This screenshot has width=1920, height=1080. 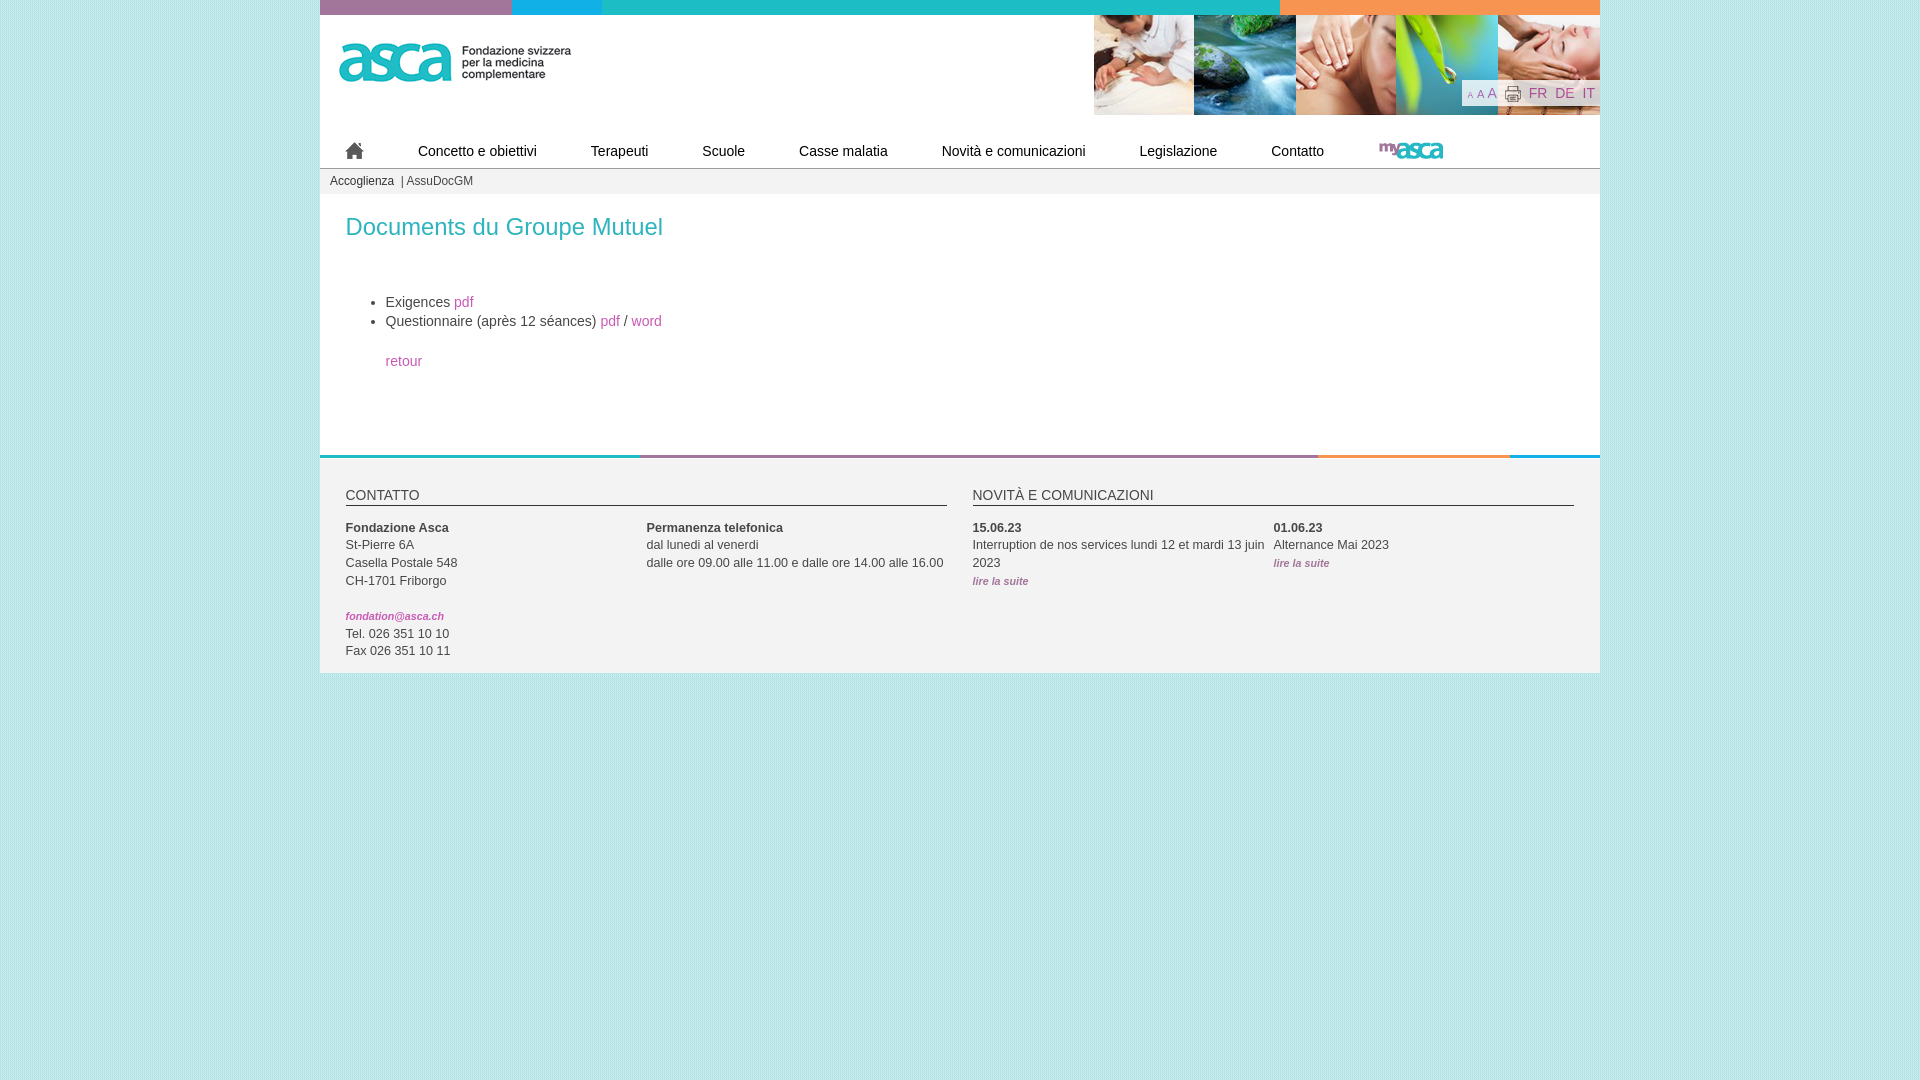 I want to click on 'fondation@asca.ch', so click(x=394, y=615).